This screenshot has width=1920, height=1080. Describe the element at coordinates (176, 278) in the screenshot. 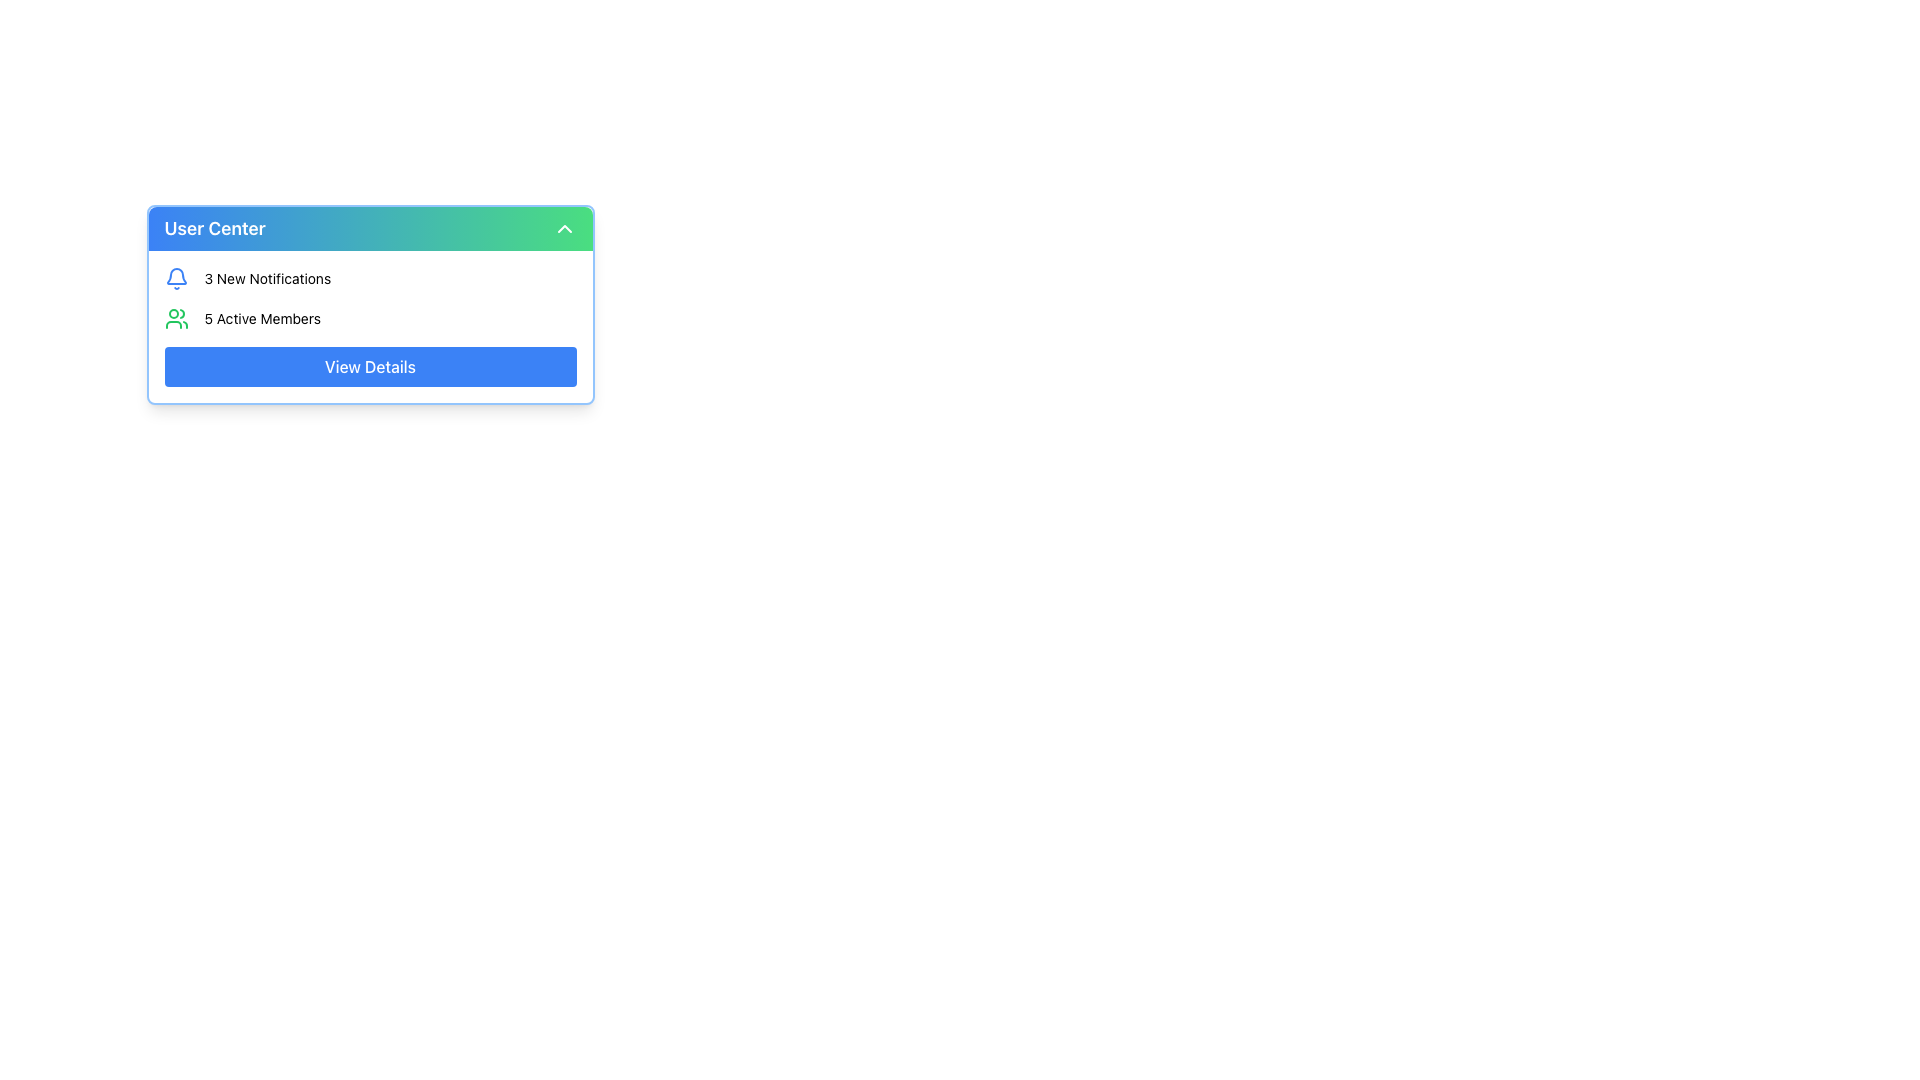

I see `the blue bell icon which resembles a notification symbol, located to the left of the text '3 New Notifications' in the notification summary section` at that location.